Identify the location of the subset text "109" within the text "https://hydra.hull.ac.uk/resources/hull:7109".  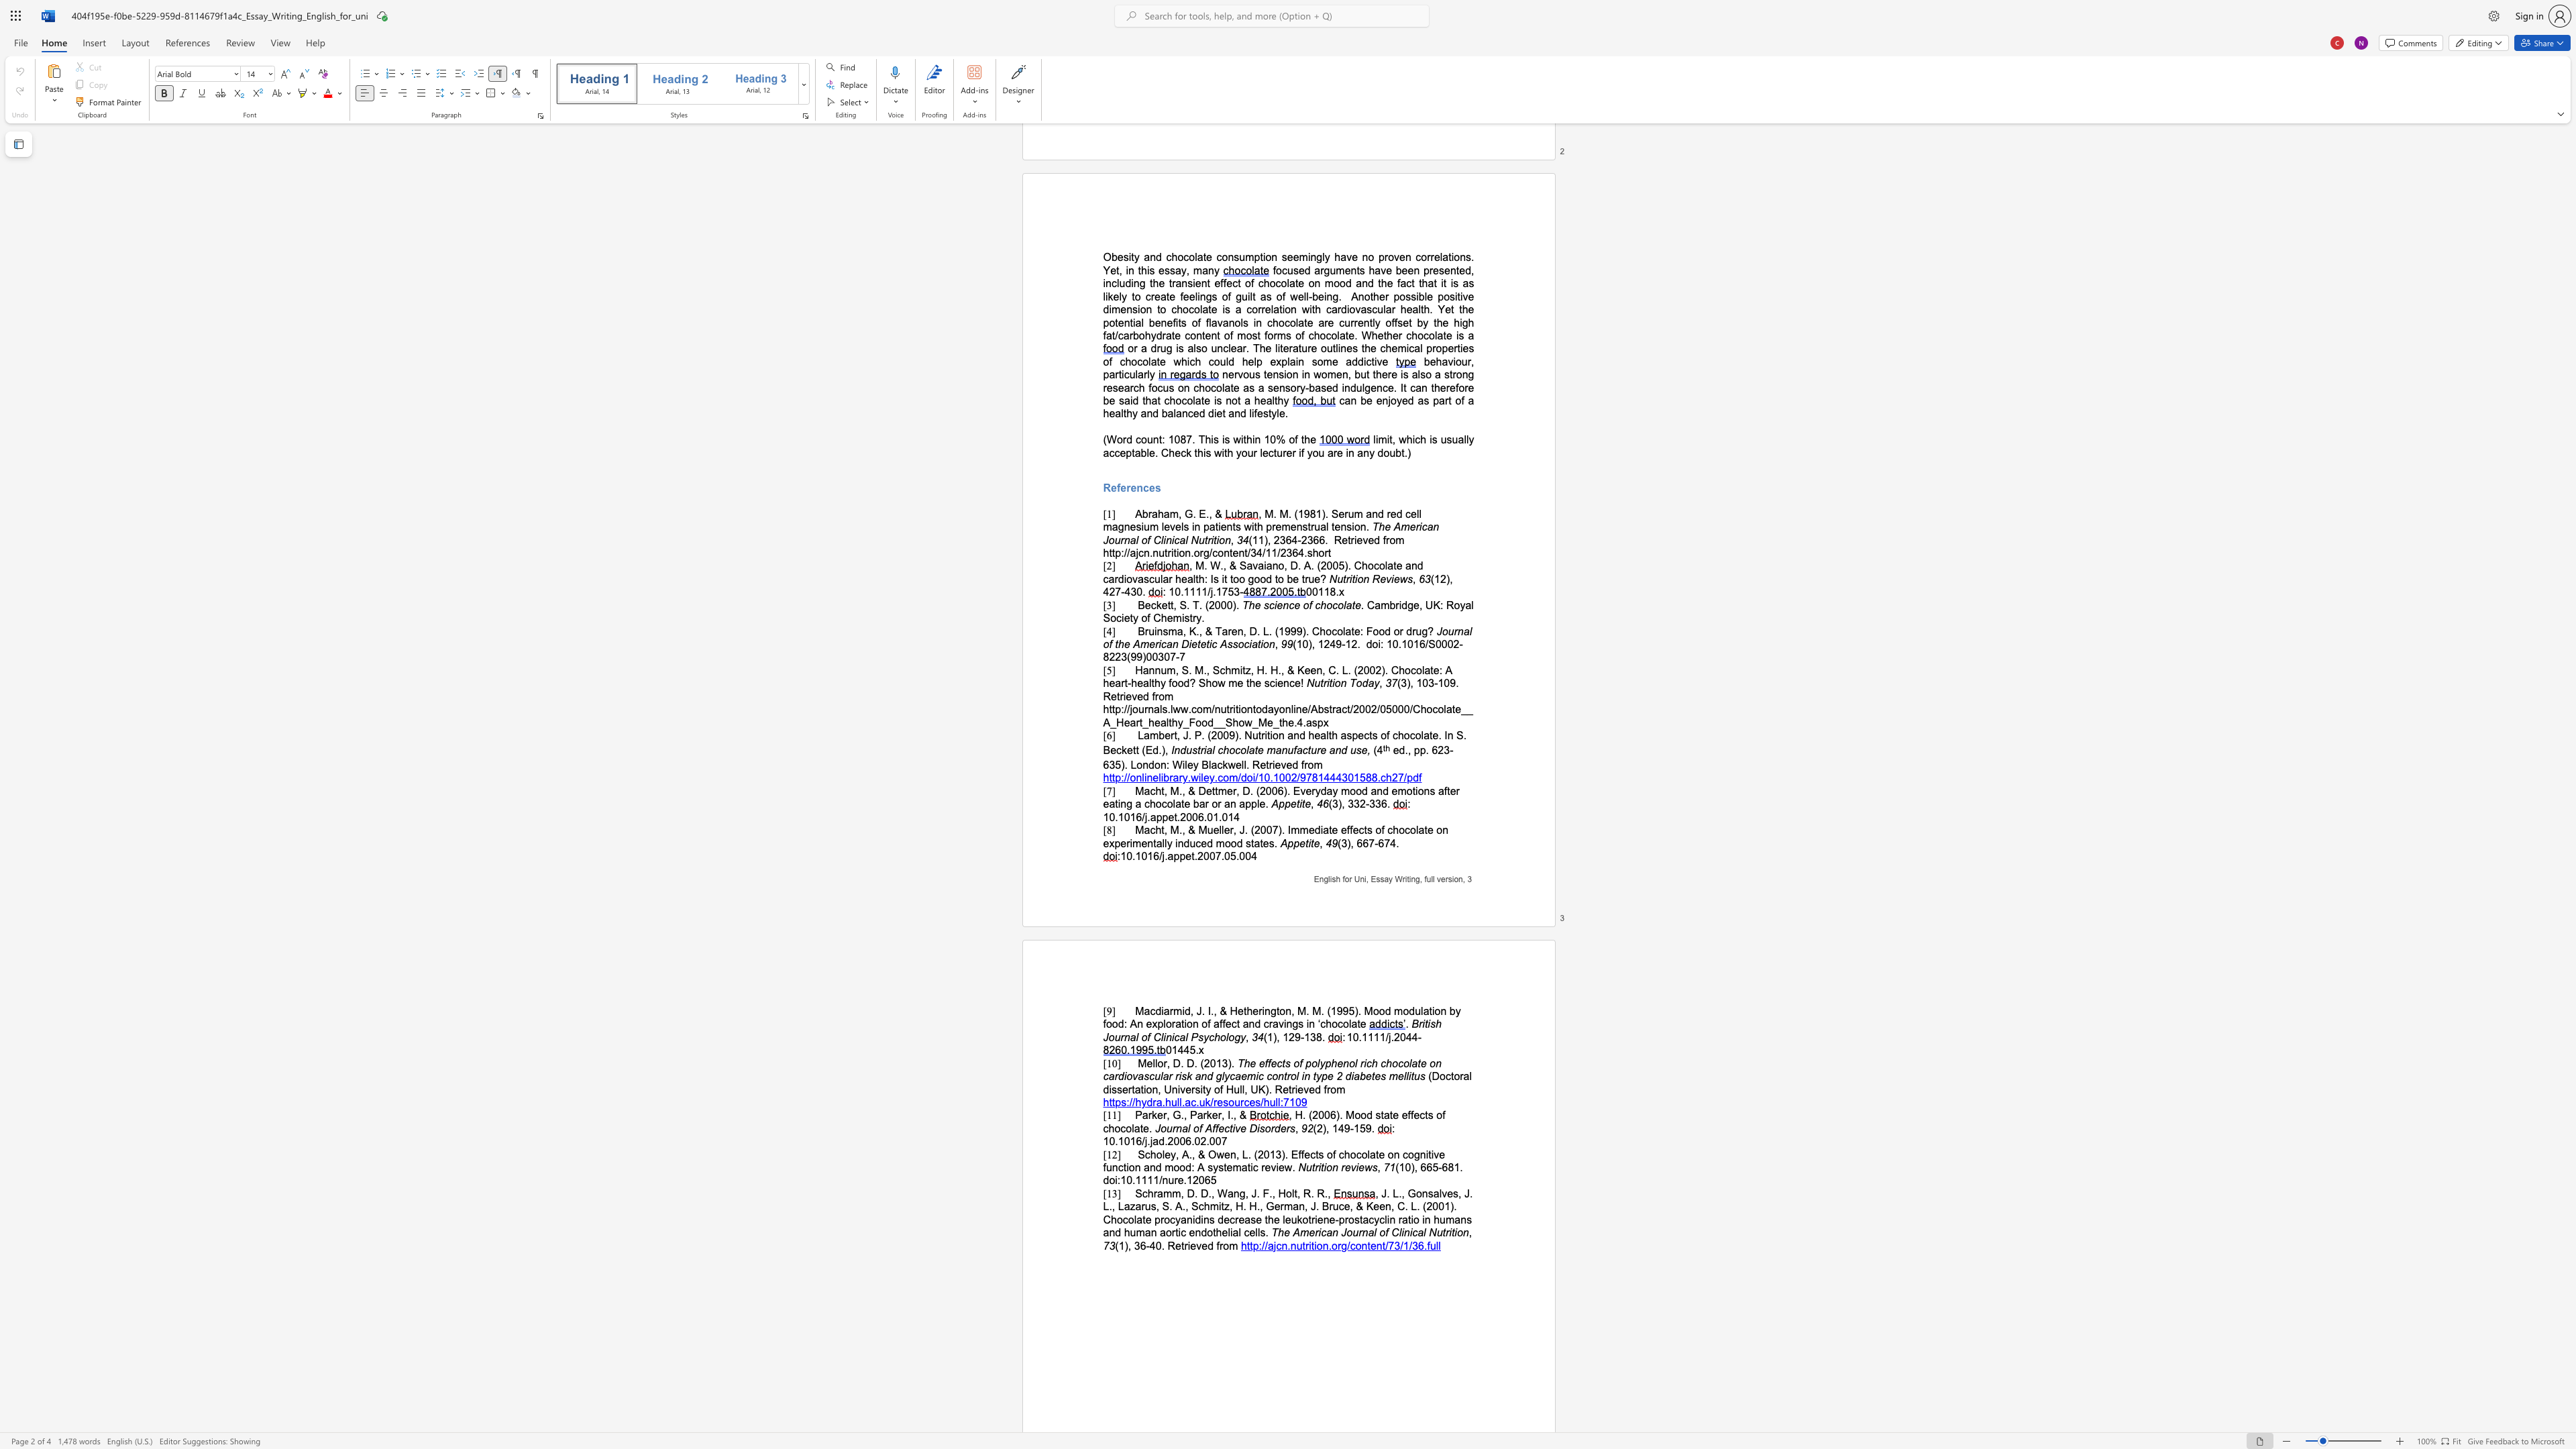
(1288, 1102).